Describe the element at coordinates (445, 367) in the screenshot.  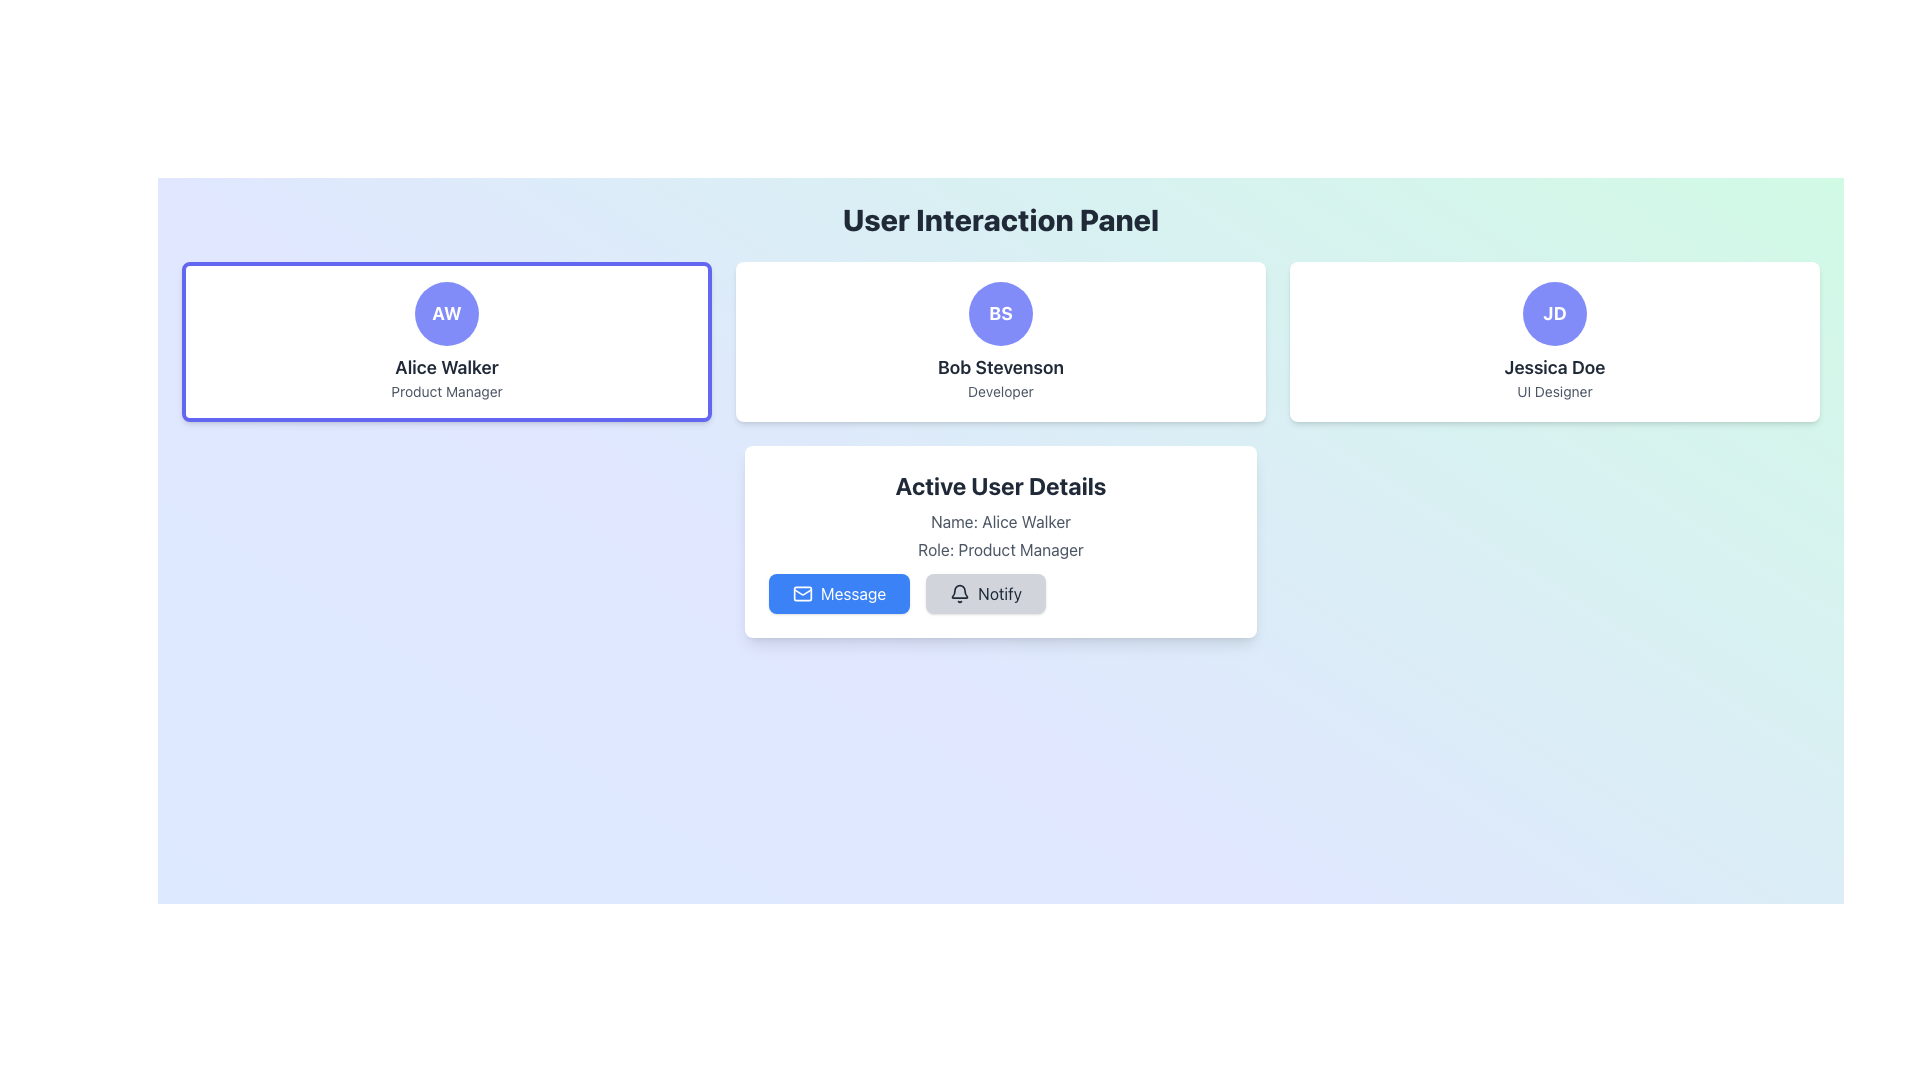
I see `the Text Label displaying the name 'Alice Walker', which is positioned below the circular profile icon with initials 'AW' and above the description text 'Product Manager'` at that location.